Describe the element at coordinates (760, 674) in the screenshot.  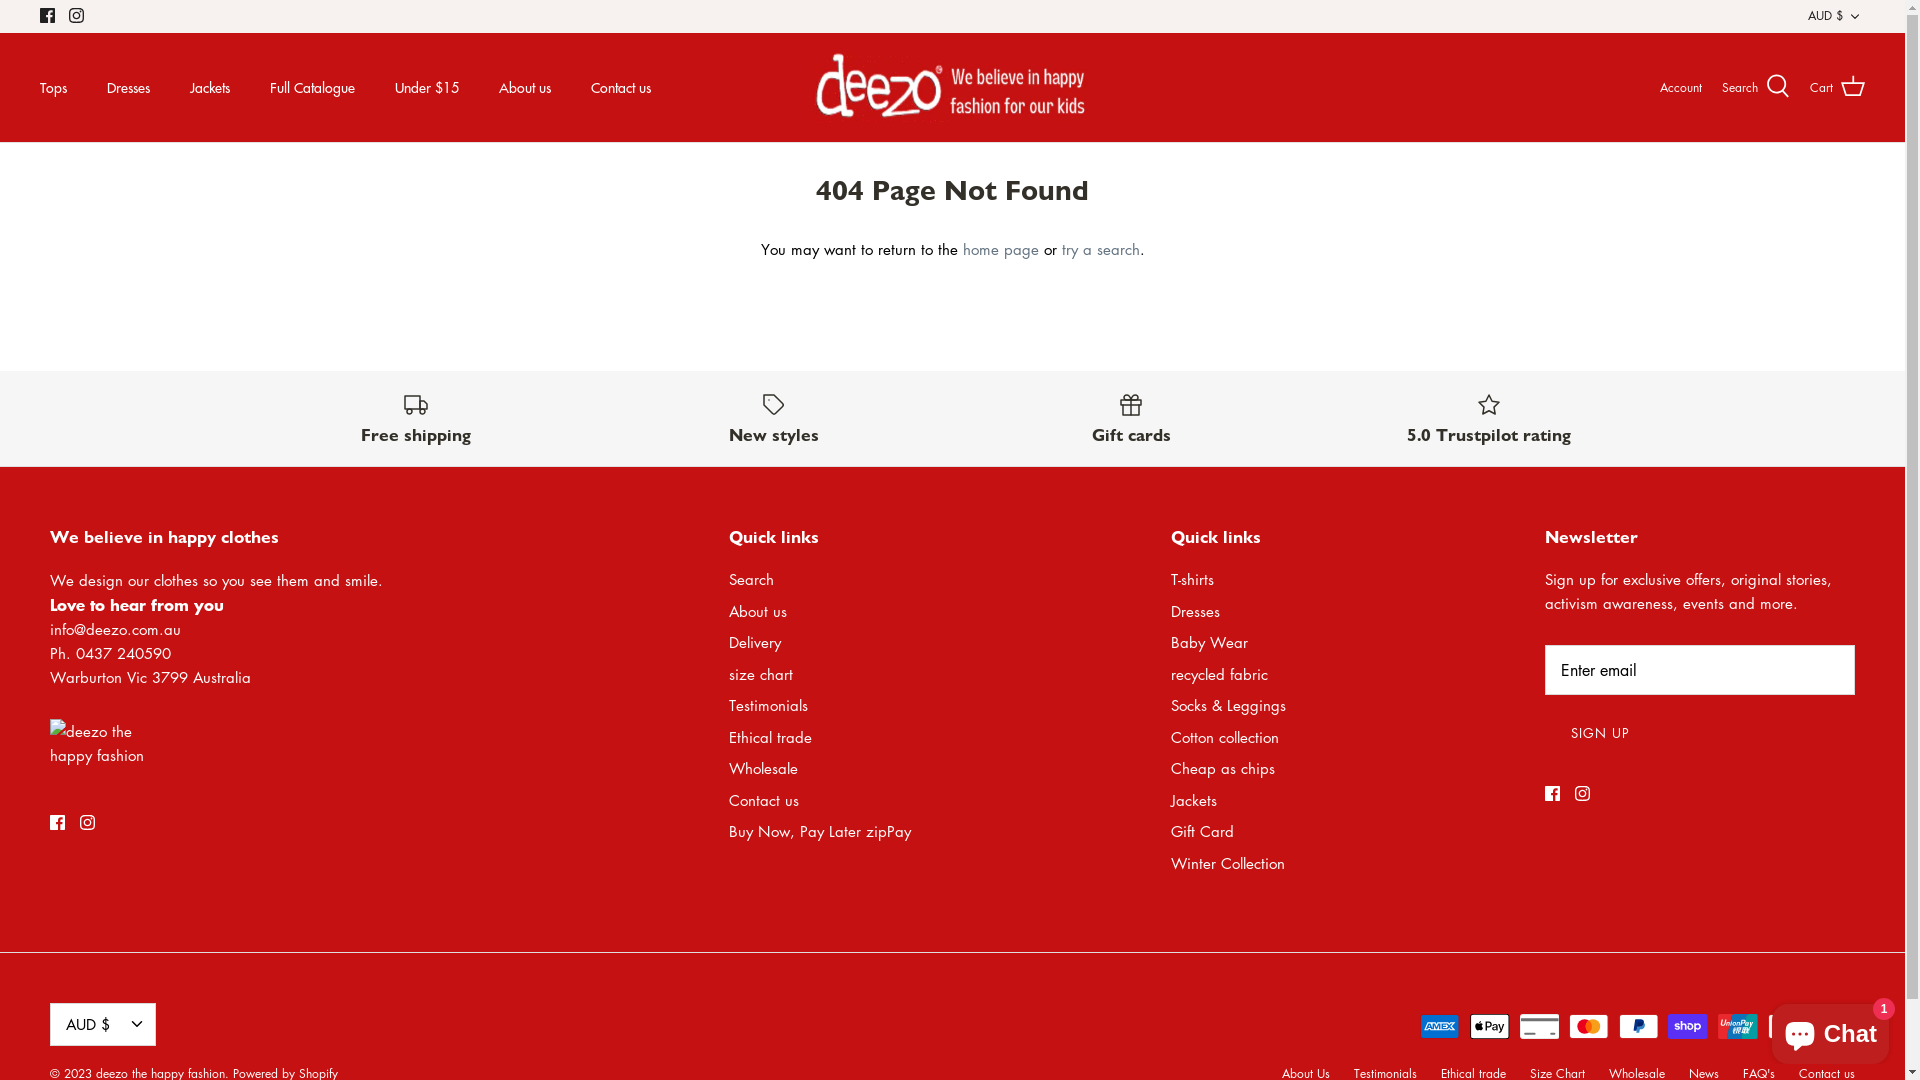
I see `'size chart'` at that location.